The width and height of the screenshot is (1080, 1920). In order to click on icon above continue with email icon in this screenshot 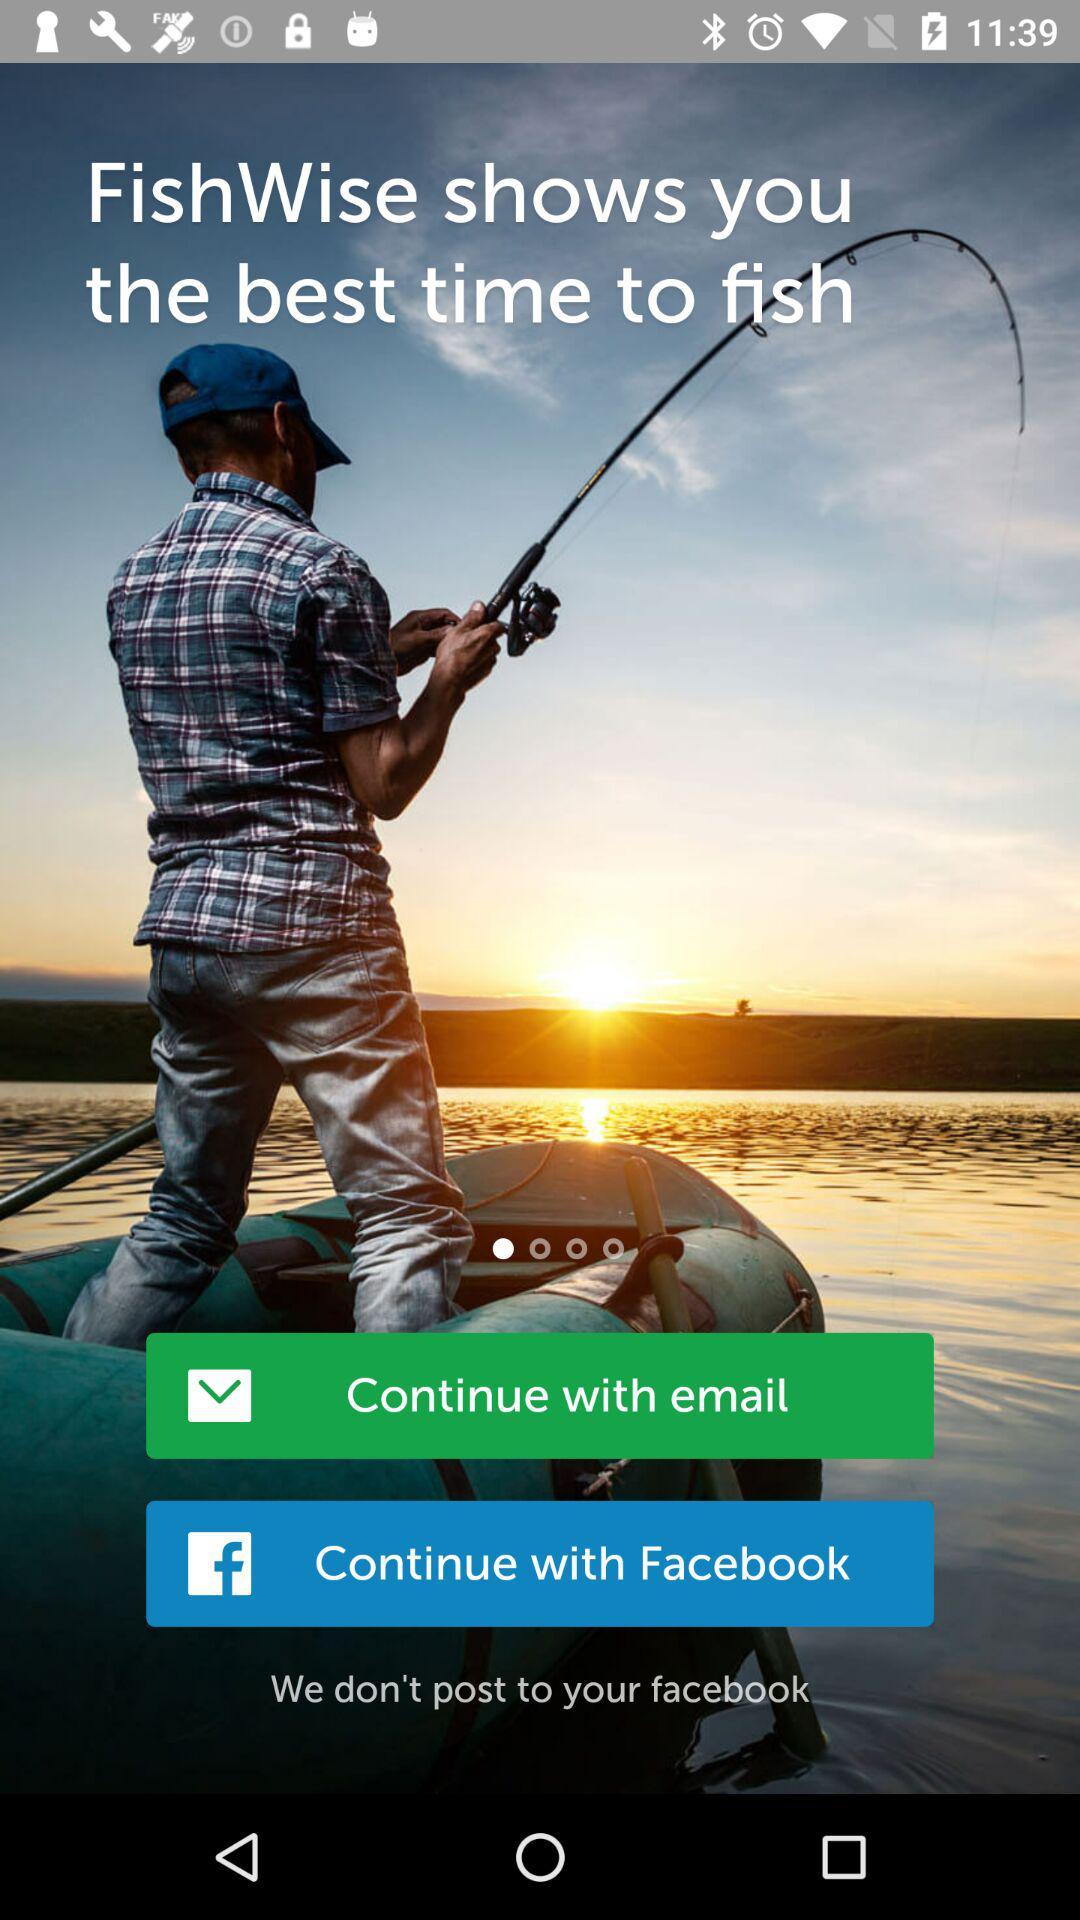, I will do `click(502, 1247)`.